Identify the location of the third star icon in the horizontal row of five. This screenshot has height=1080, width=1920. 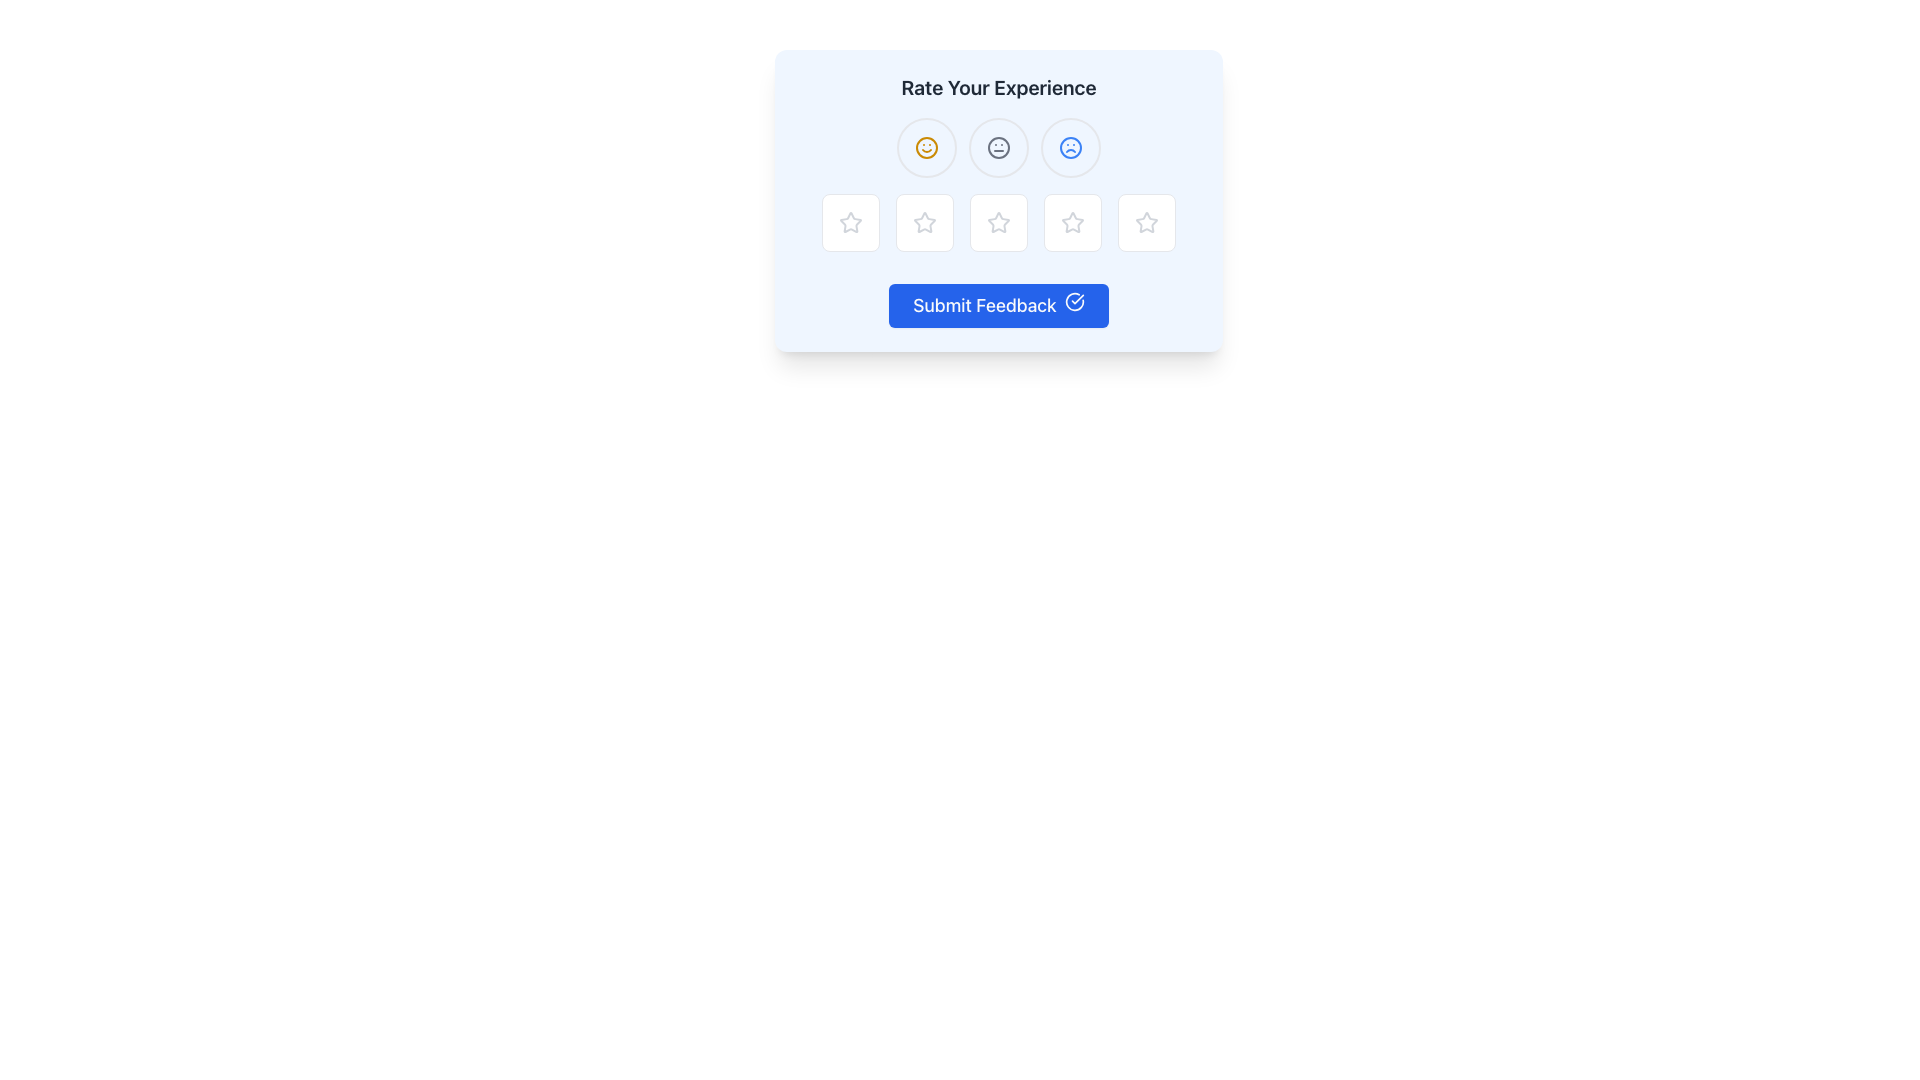
(998, 223).